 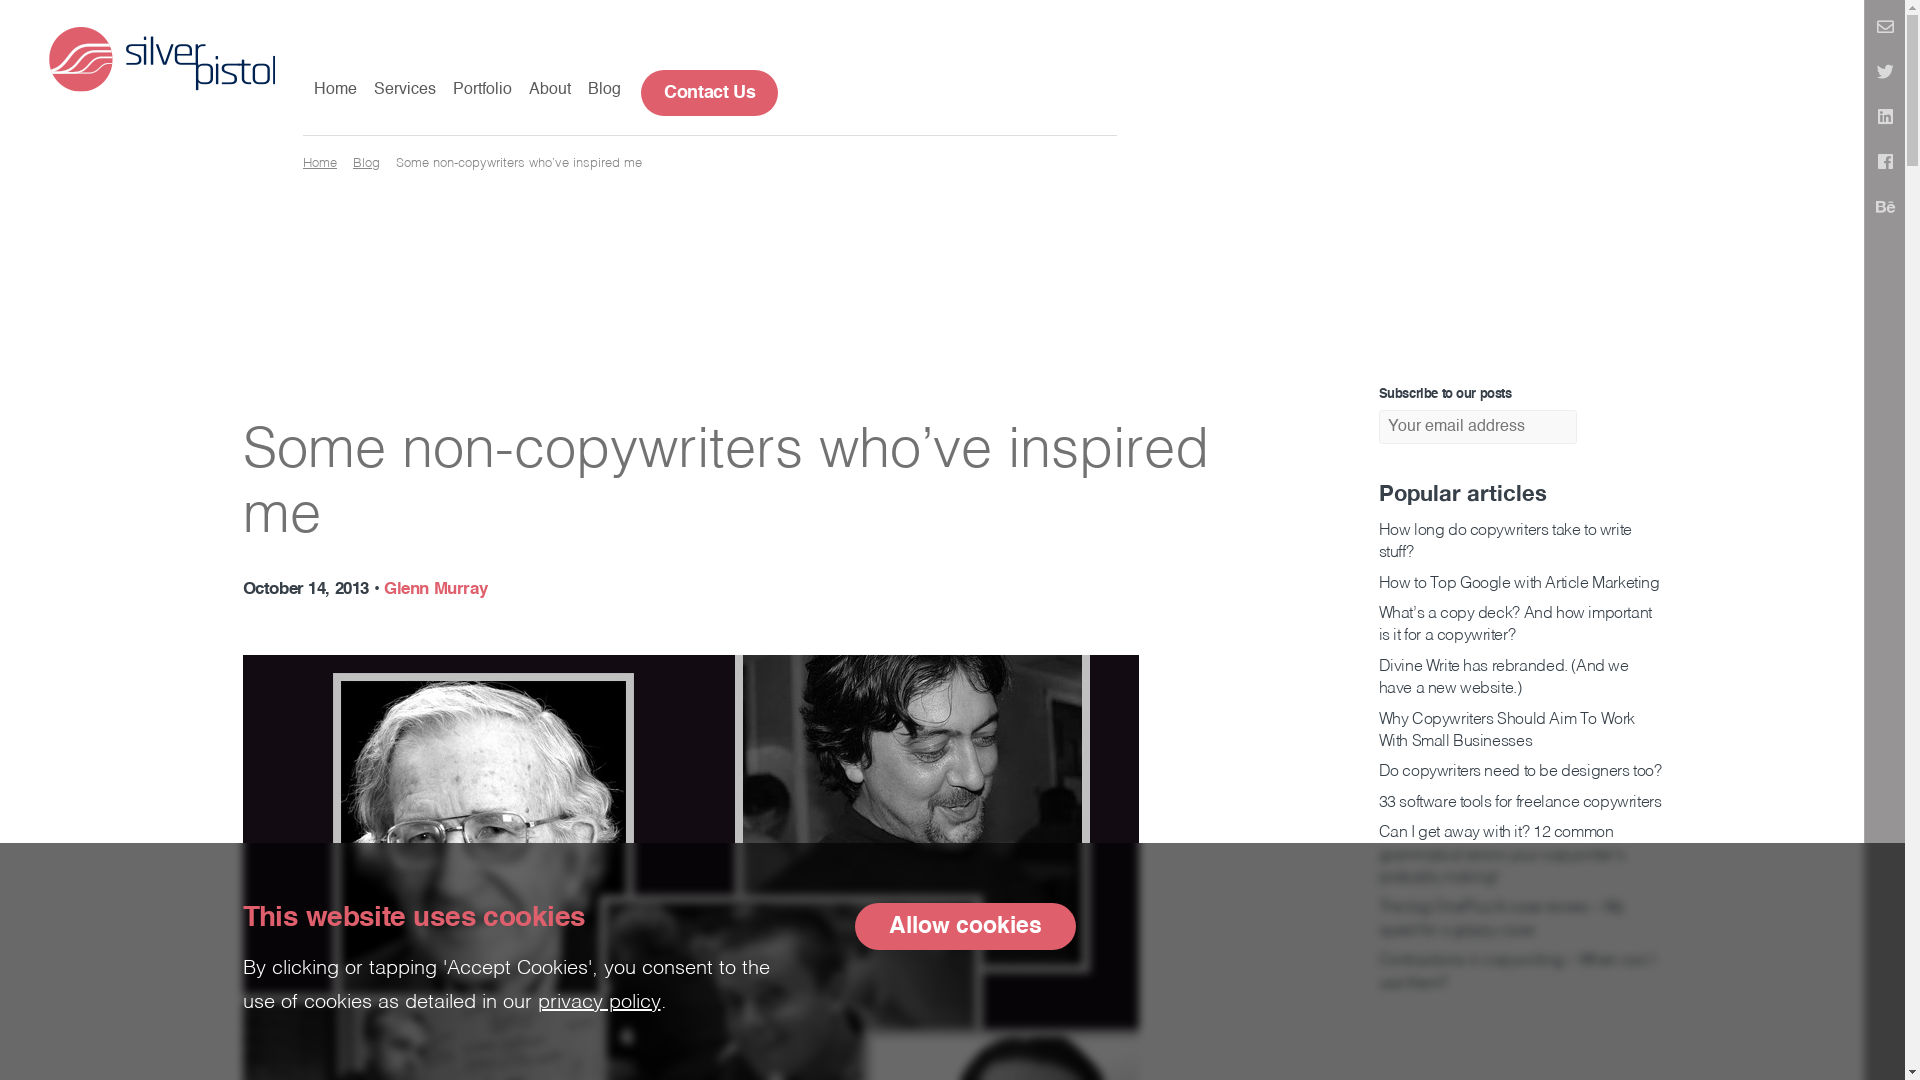 What do you see at coordinates (598, 1002) in the screenshot?
I see `'privacy policy'` at bounding box center [598, 1002].